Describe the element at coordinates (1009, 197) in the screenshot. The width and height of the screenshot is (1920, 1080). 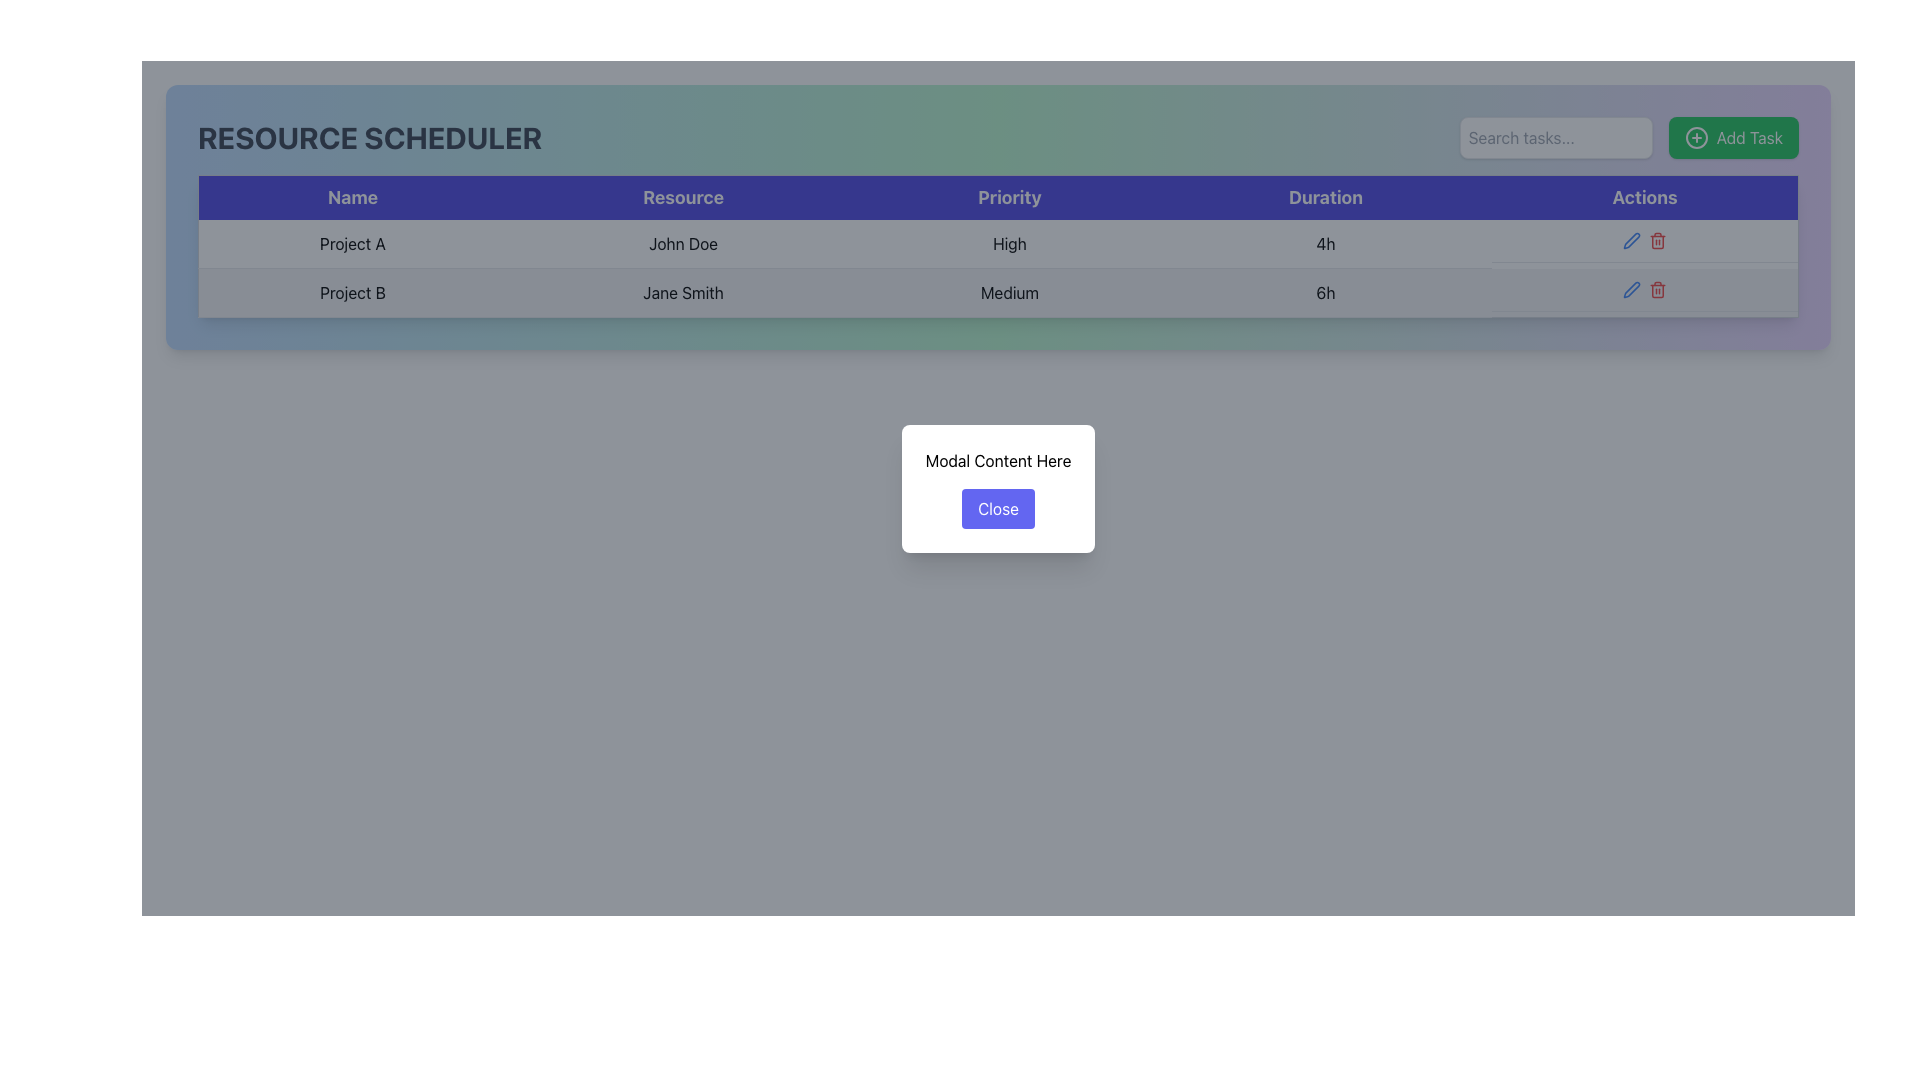
I see `the 'Priority' header label in the tabular layout, which is the third subsection in a horizontal header row` at that location.